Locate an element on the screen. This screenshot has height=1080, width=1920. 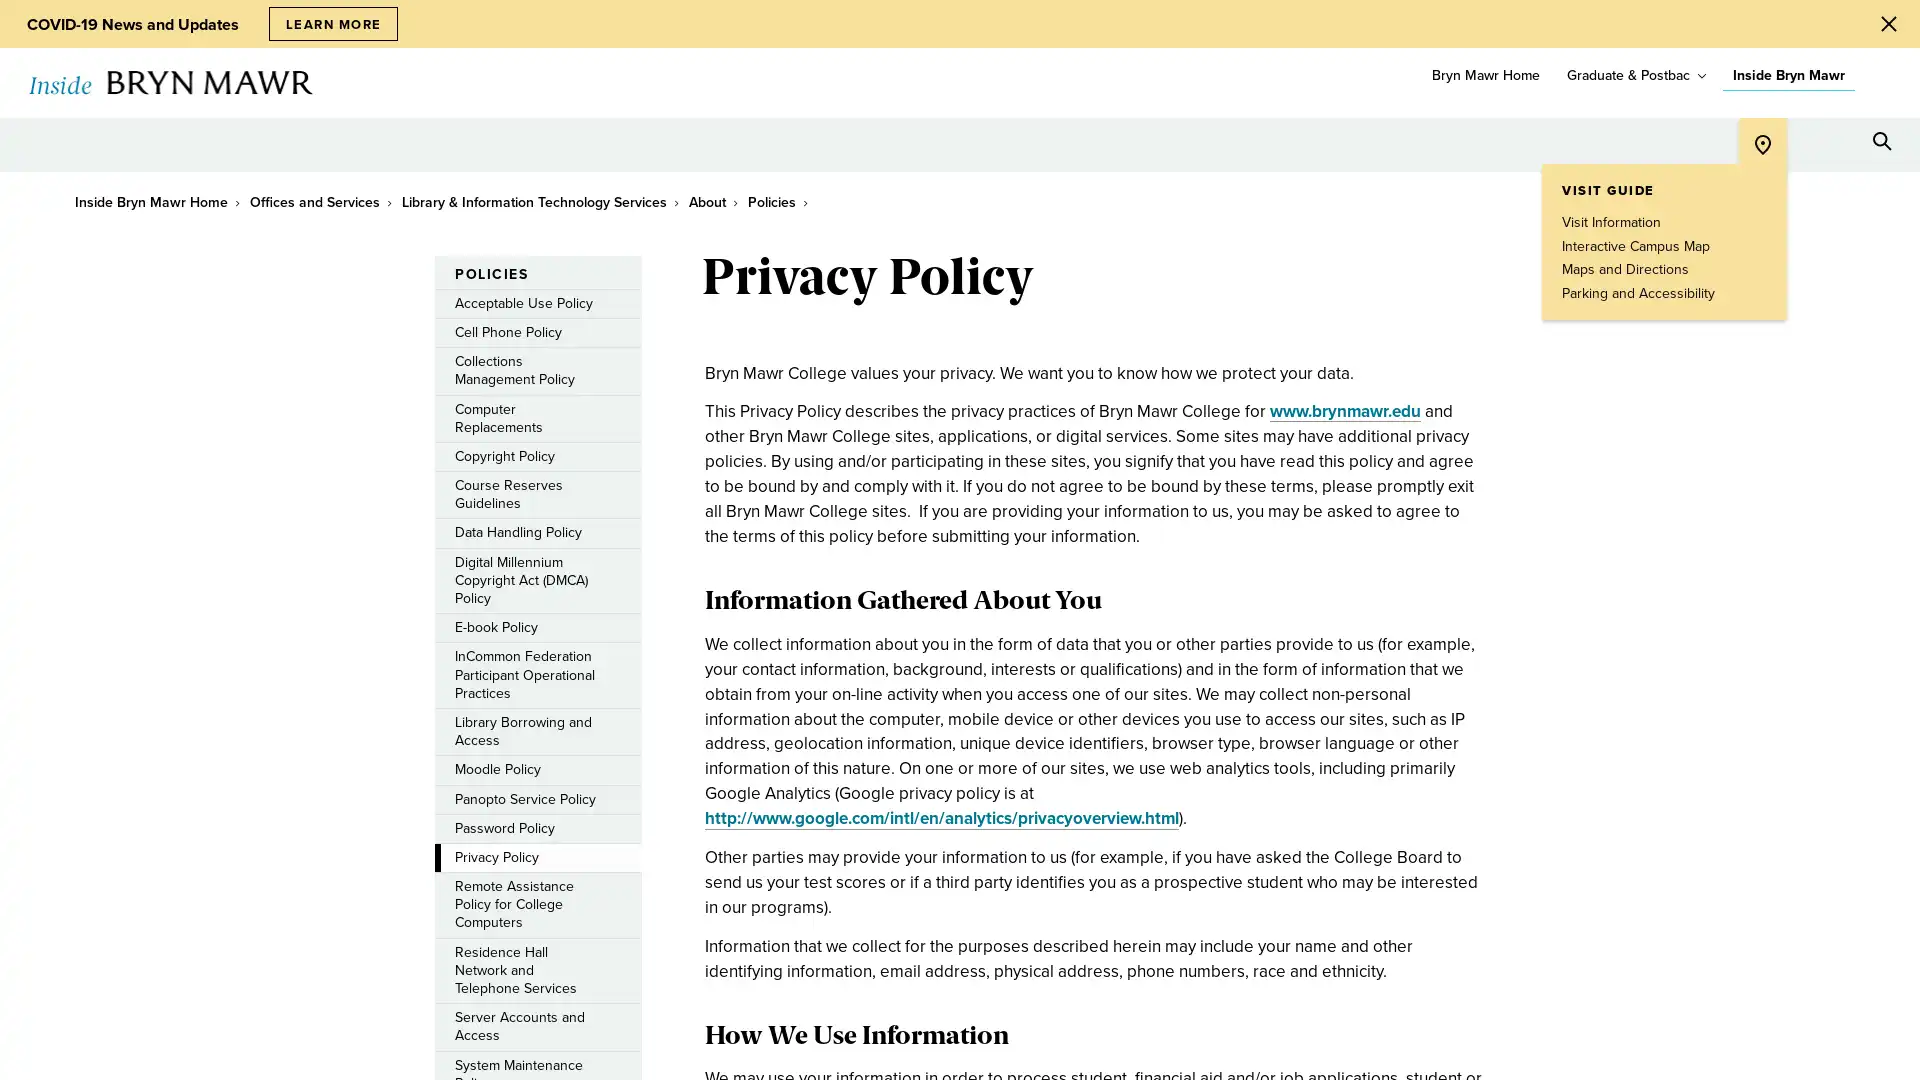
Graduate & Postbac is located at coordinates (1628, 74).